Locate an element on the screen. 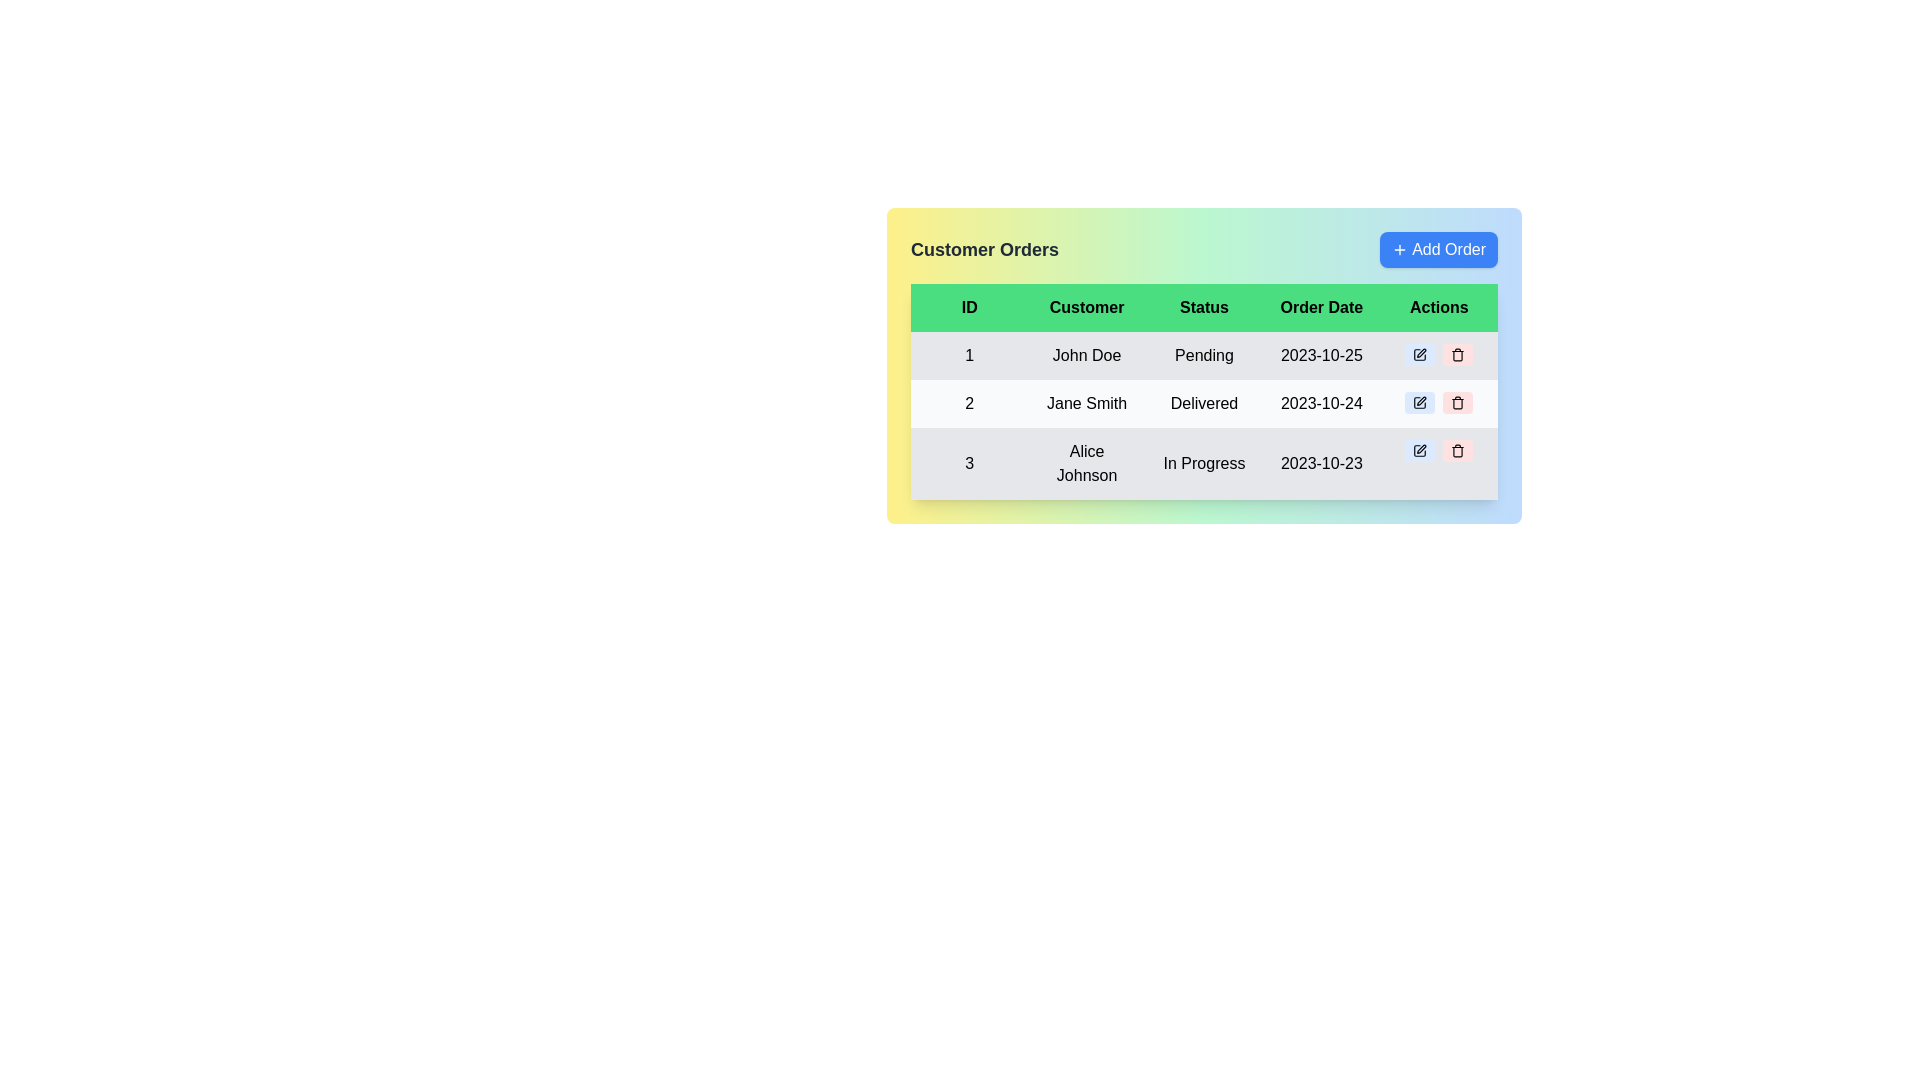 This screenshot has width=1920, height=1080. the numerical label displaying '2' in the second row of the 'Customer Orders' table, which is associated with the record for 'Jane Smith' is located at coordinates (969, 404).